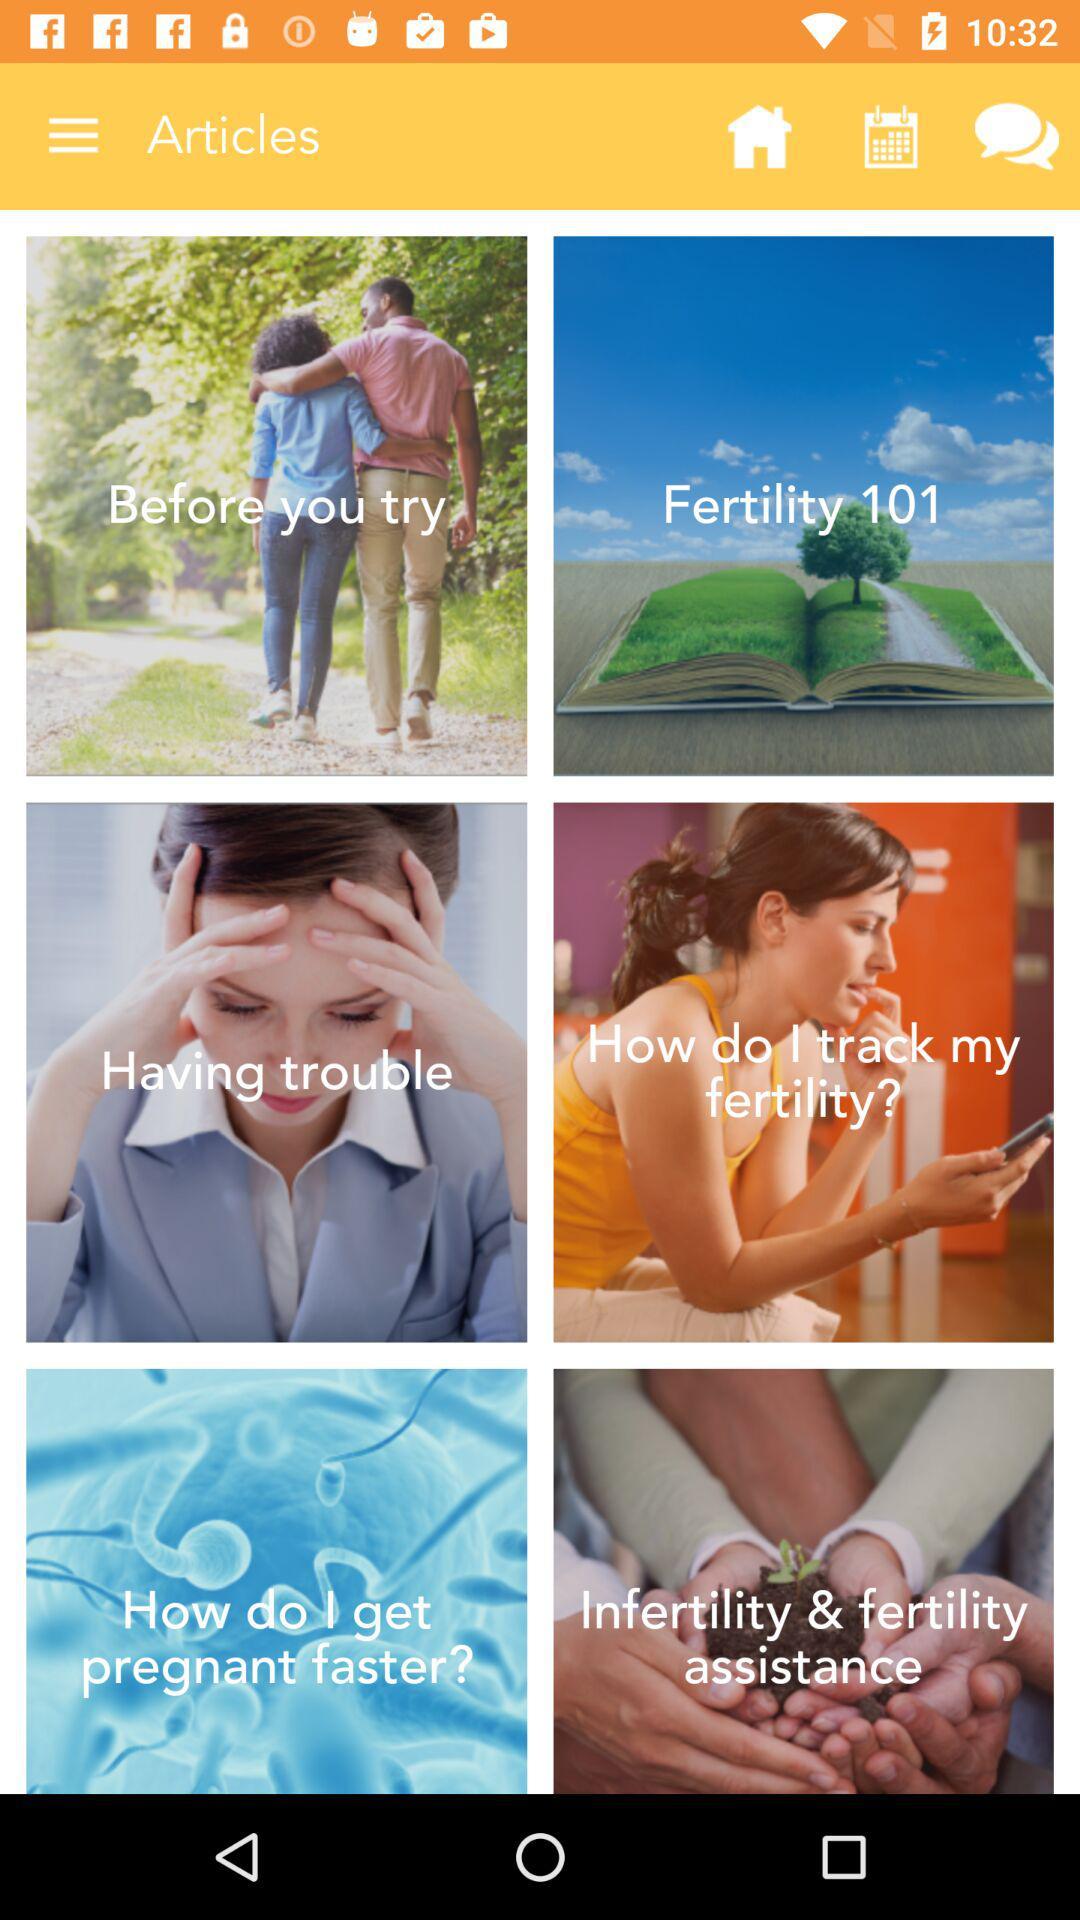 Image resolution: width=1080 pixels, height=1920 pixels. What do you see at coordinates (759, 135) in the screenshot?
I see `the icon next to the articles item` at bounding box center [759, 135].